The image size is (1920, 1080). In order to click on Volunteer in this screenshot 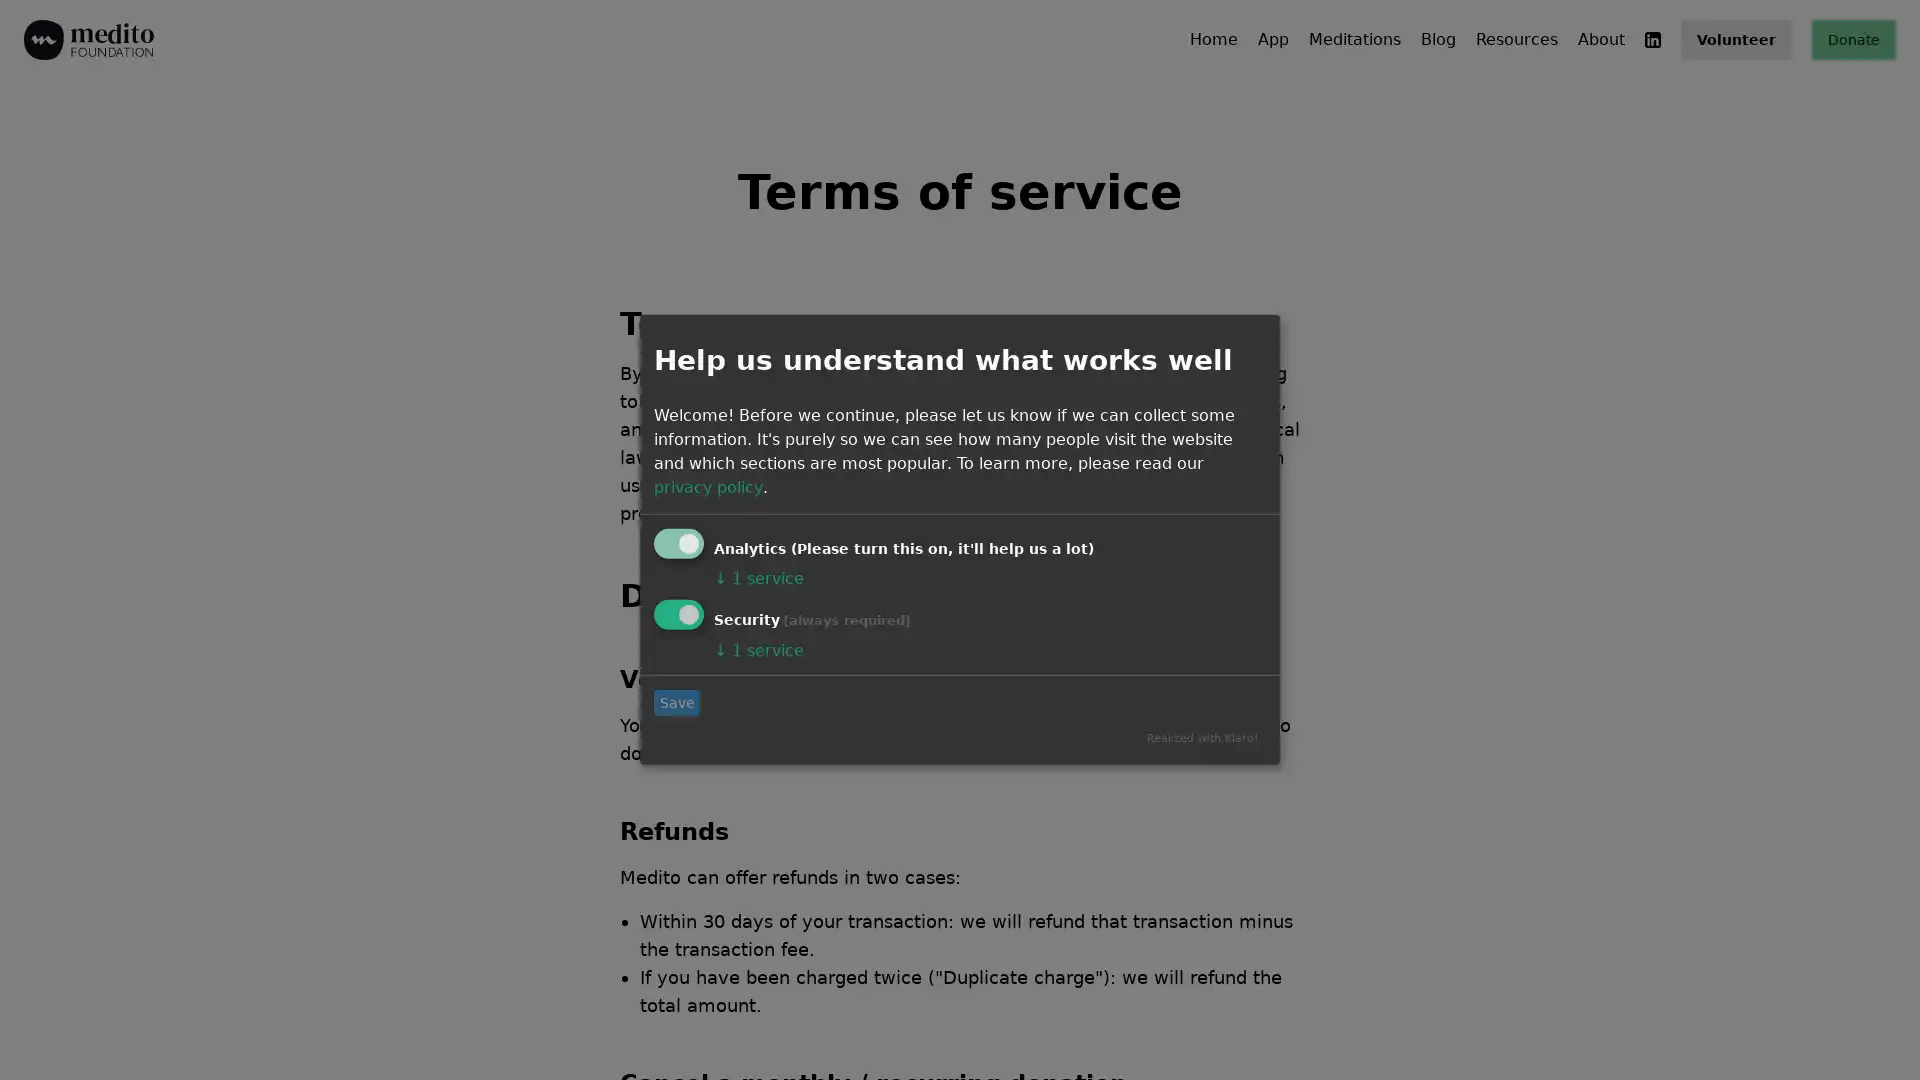, I will do `click(1735, 39)`.